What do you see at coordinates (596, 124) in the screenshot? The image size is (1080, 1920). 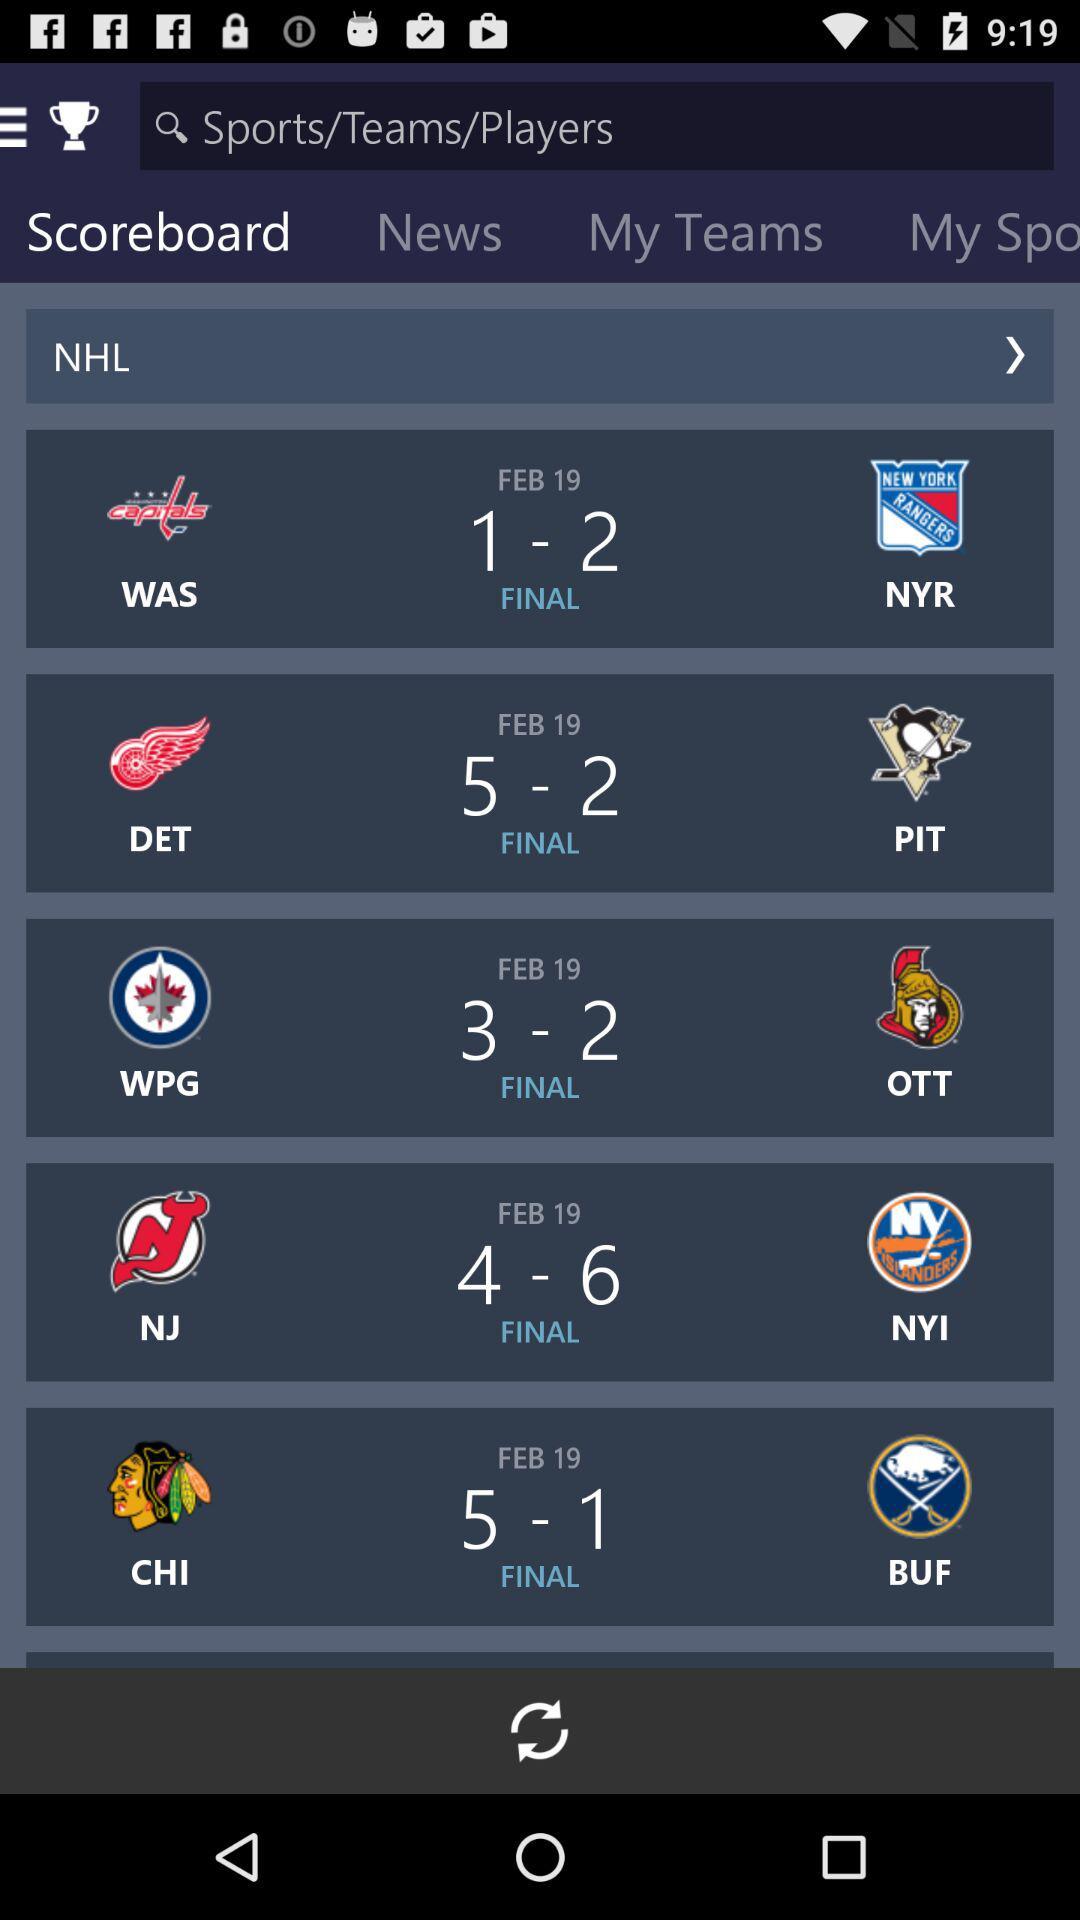 I see `research field` at bounding box center [596, 124].